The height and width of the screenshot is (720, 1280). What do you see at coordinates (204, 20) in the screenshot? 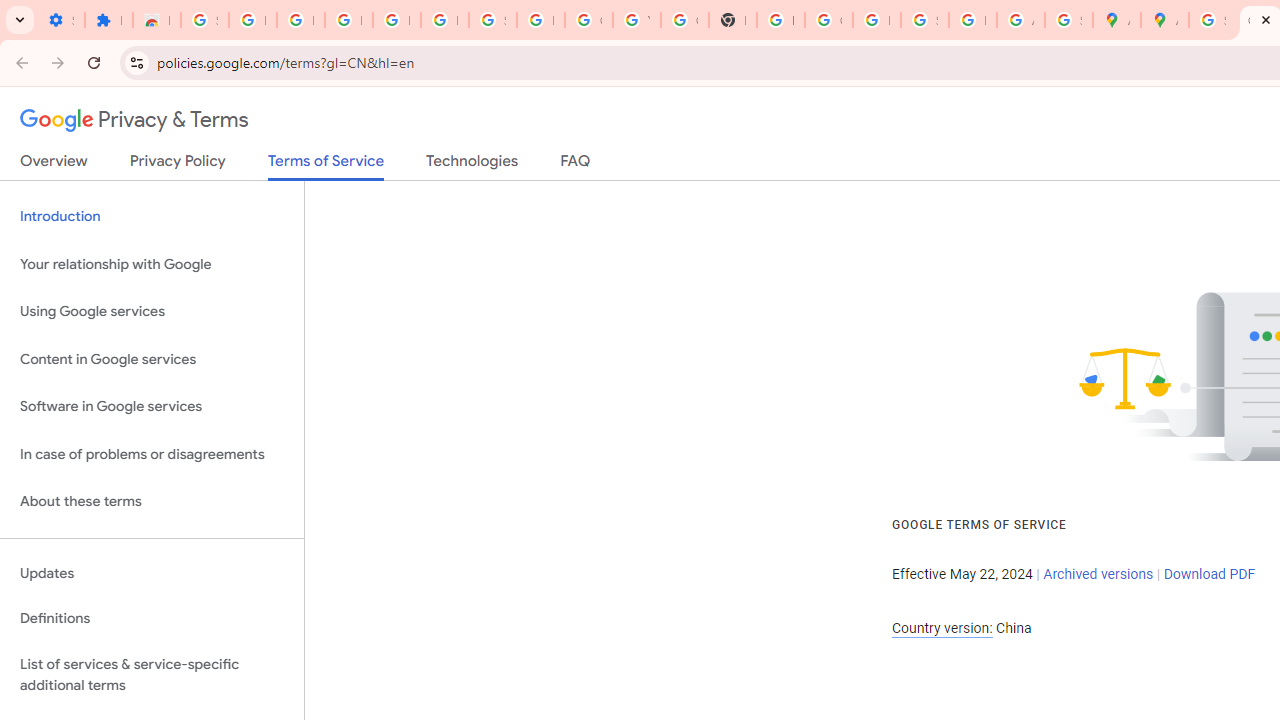
I see `'Sign in - Google Accounts'` at bounding box center [204, 20].